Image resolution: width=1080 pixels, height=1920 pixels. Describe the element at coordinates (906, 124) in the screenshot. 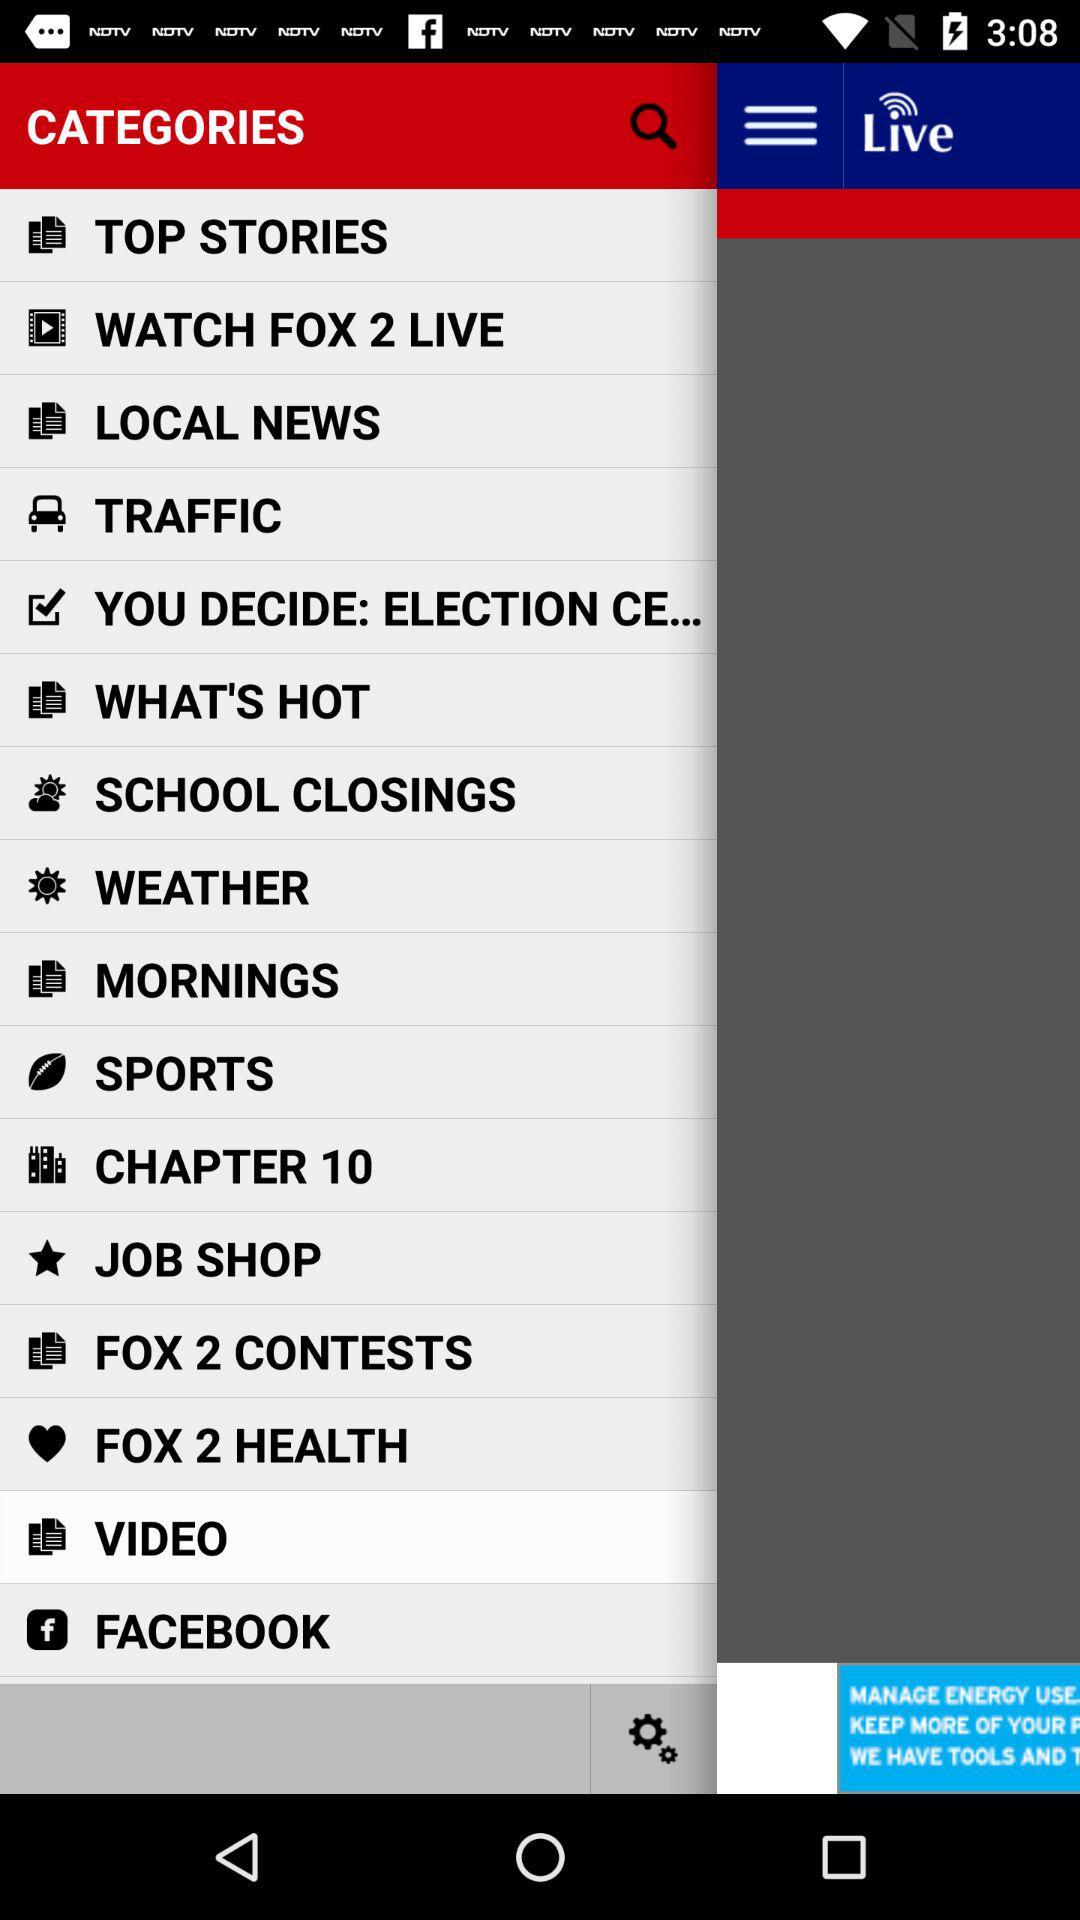

I see `live button` at that location.